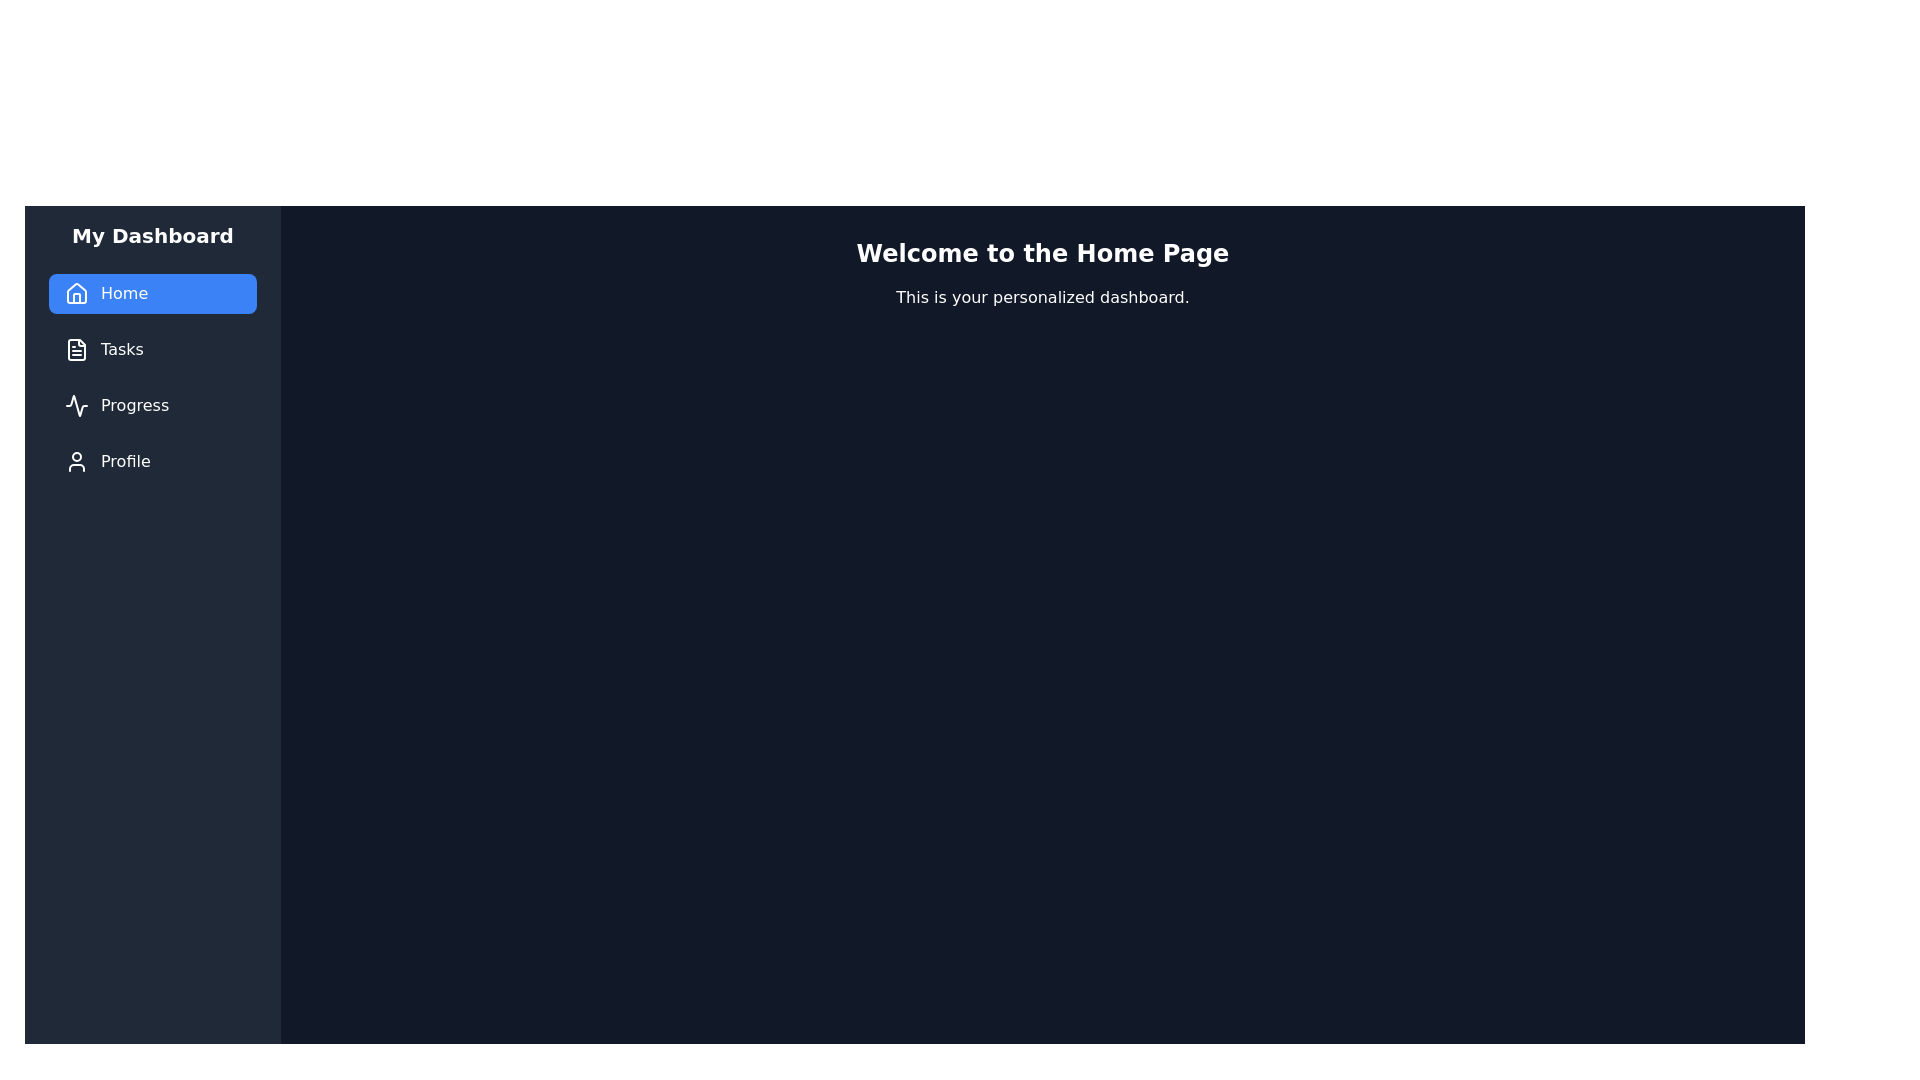 The height and width of the screenshot is (1080, 1920). What do you see at coordinates (76, 462) in the screenshot?
I see `the user profile icon which is styled with a stroke appearance, located in the sidebar navigation menu` at bounding box center [76, 462].